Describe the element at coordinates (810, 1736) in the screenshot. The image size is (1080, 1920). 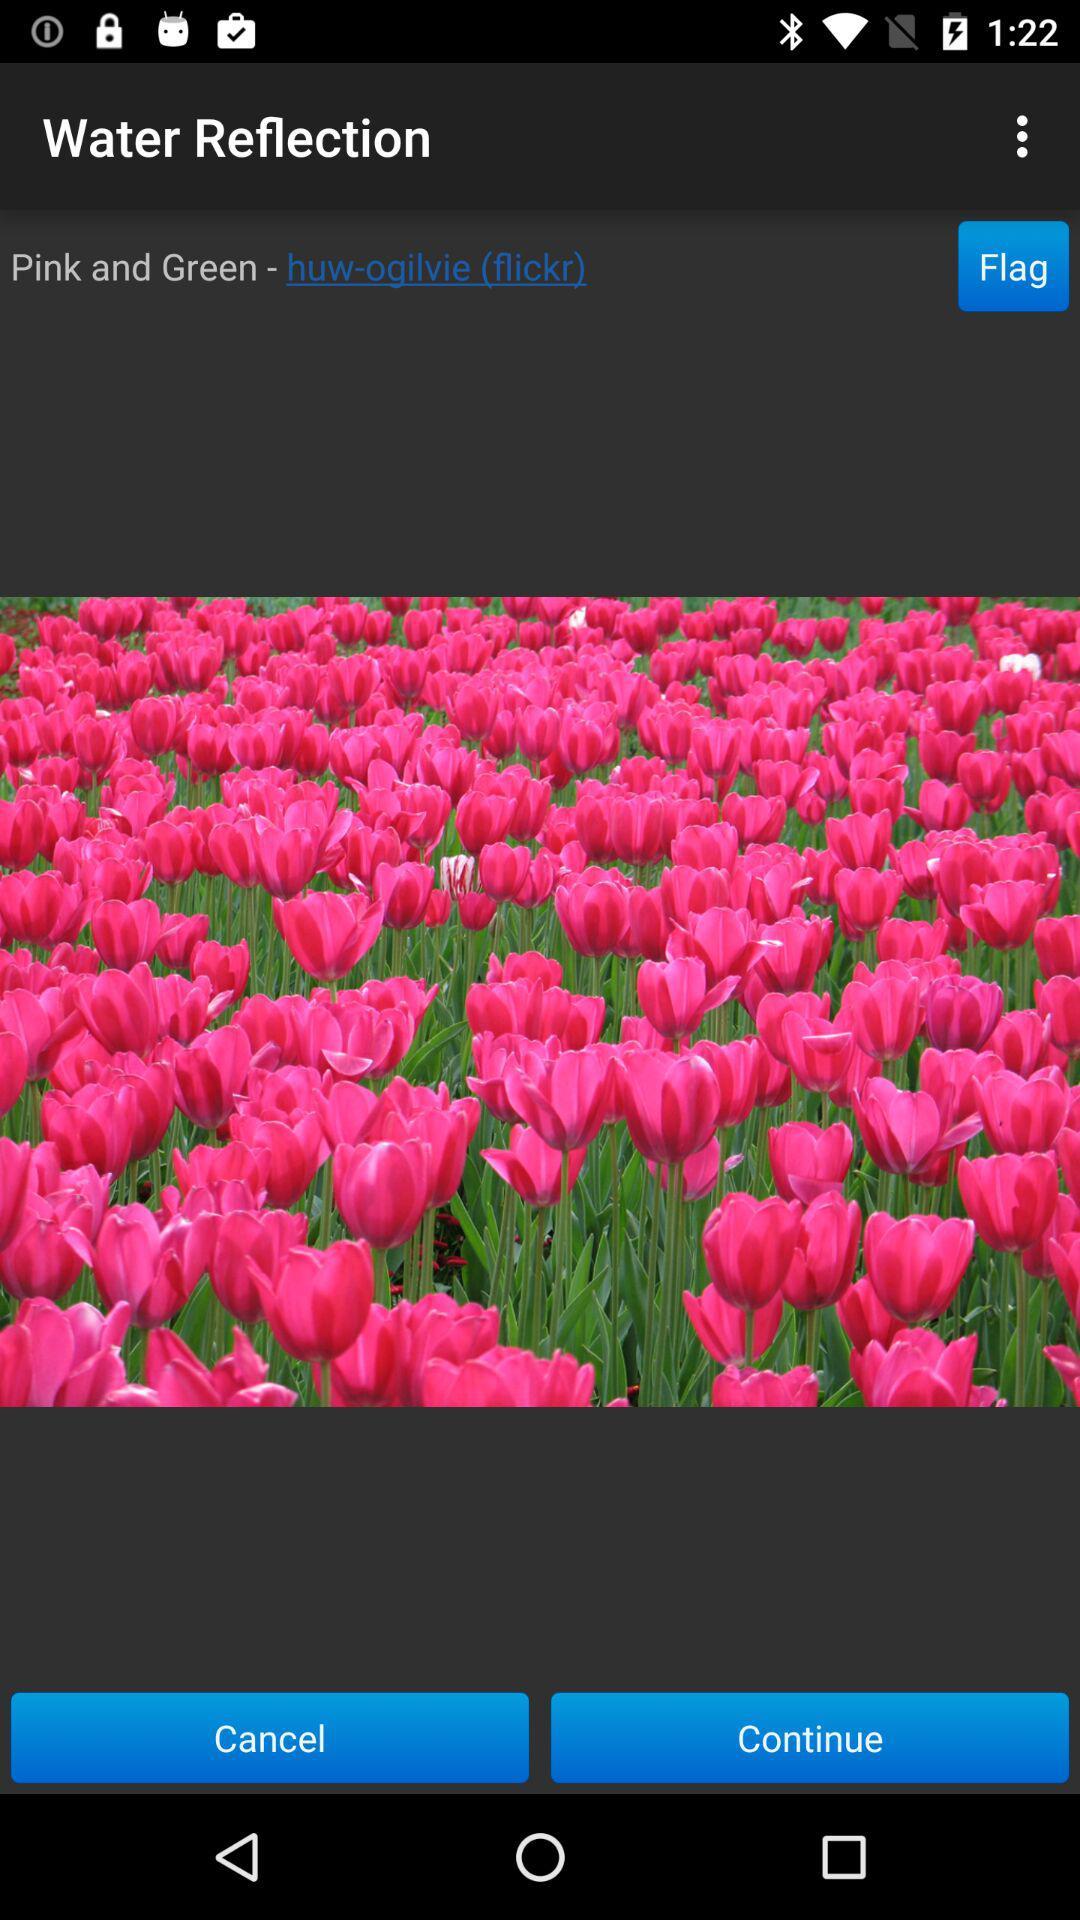
I see `the icon to the right of the cancel` at that location.